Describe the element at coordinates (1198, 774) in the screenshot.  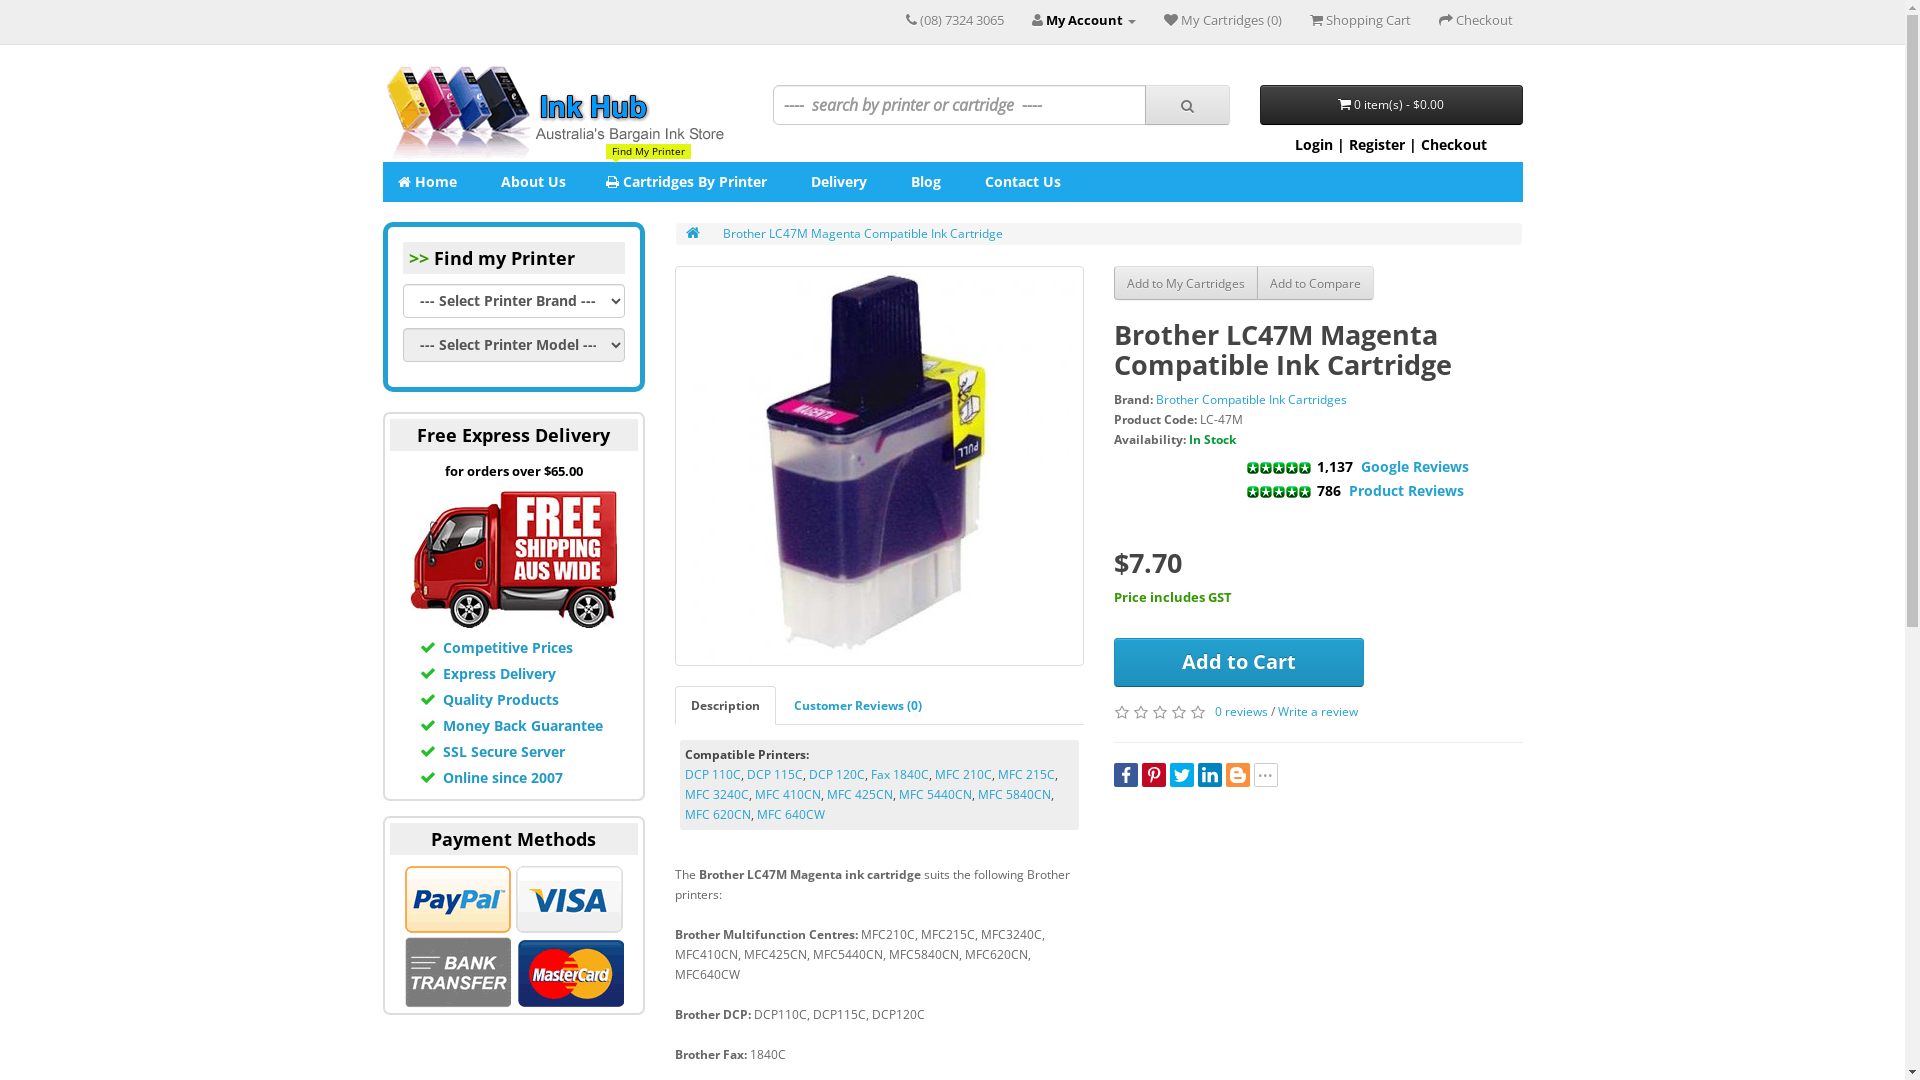
I see `'LinkedIn'` at that location.